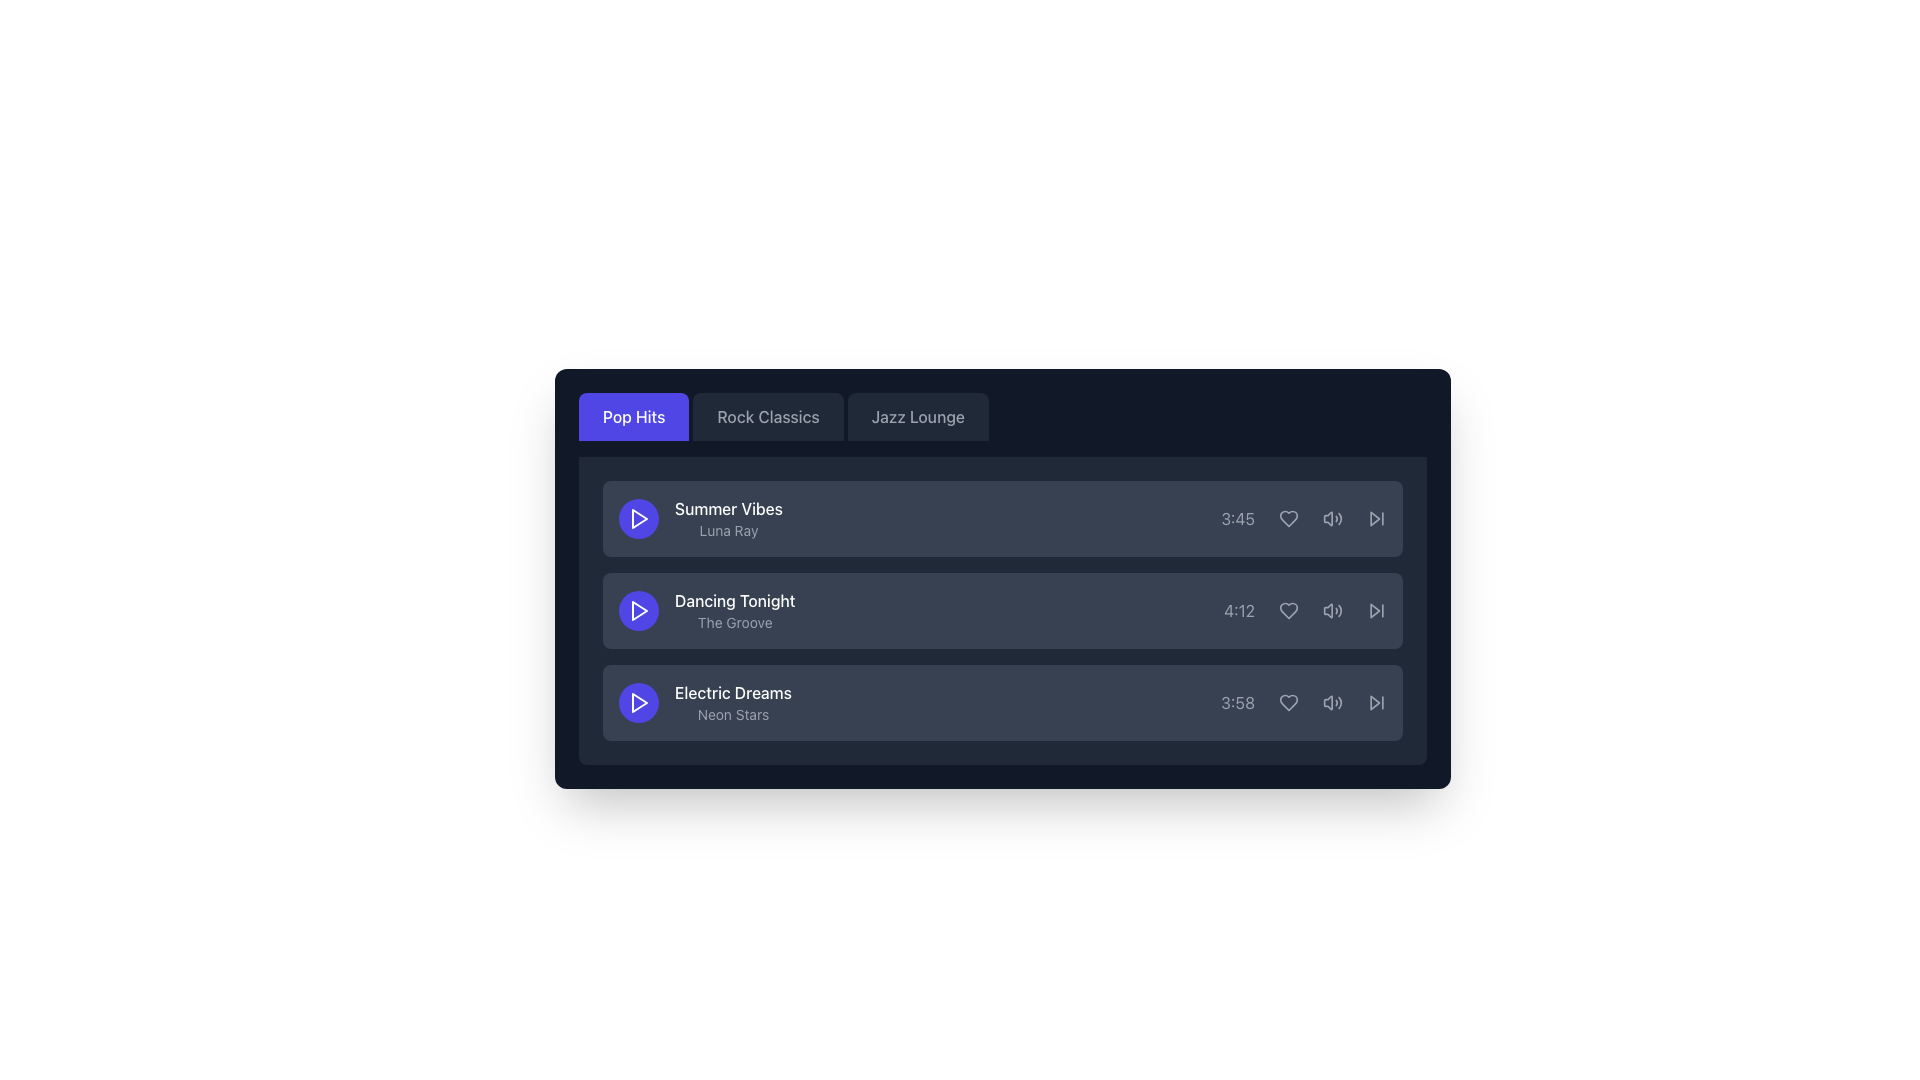 The image size is (1920, 1080). I want to click on the volume icon located near the bottom of the group containing the time '3:58', positioned to the right of a heart icon, so click(1333, 701).